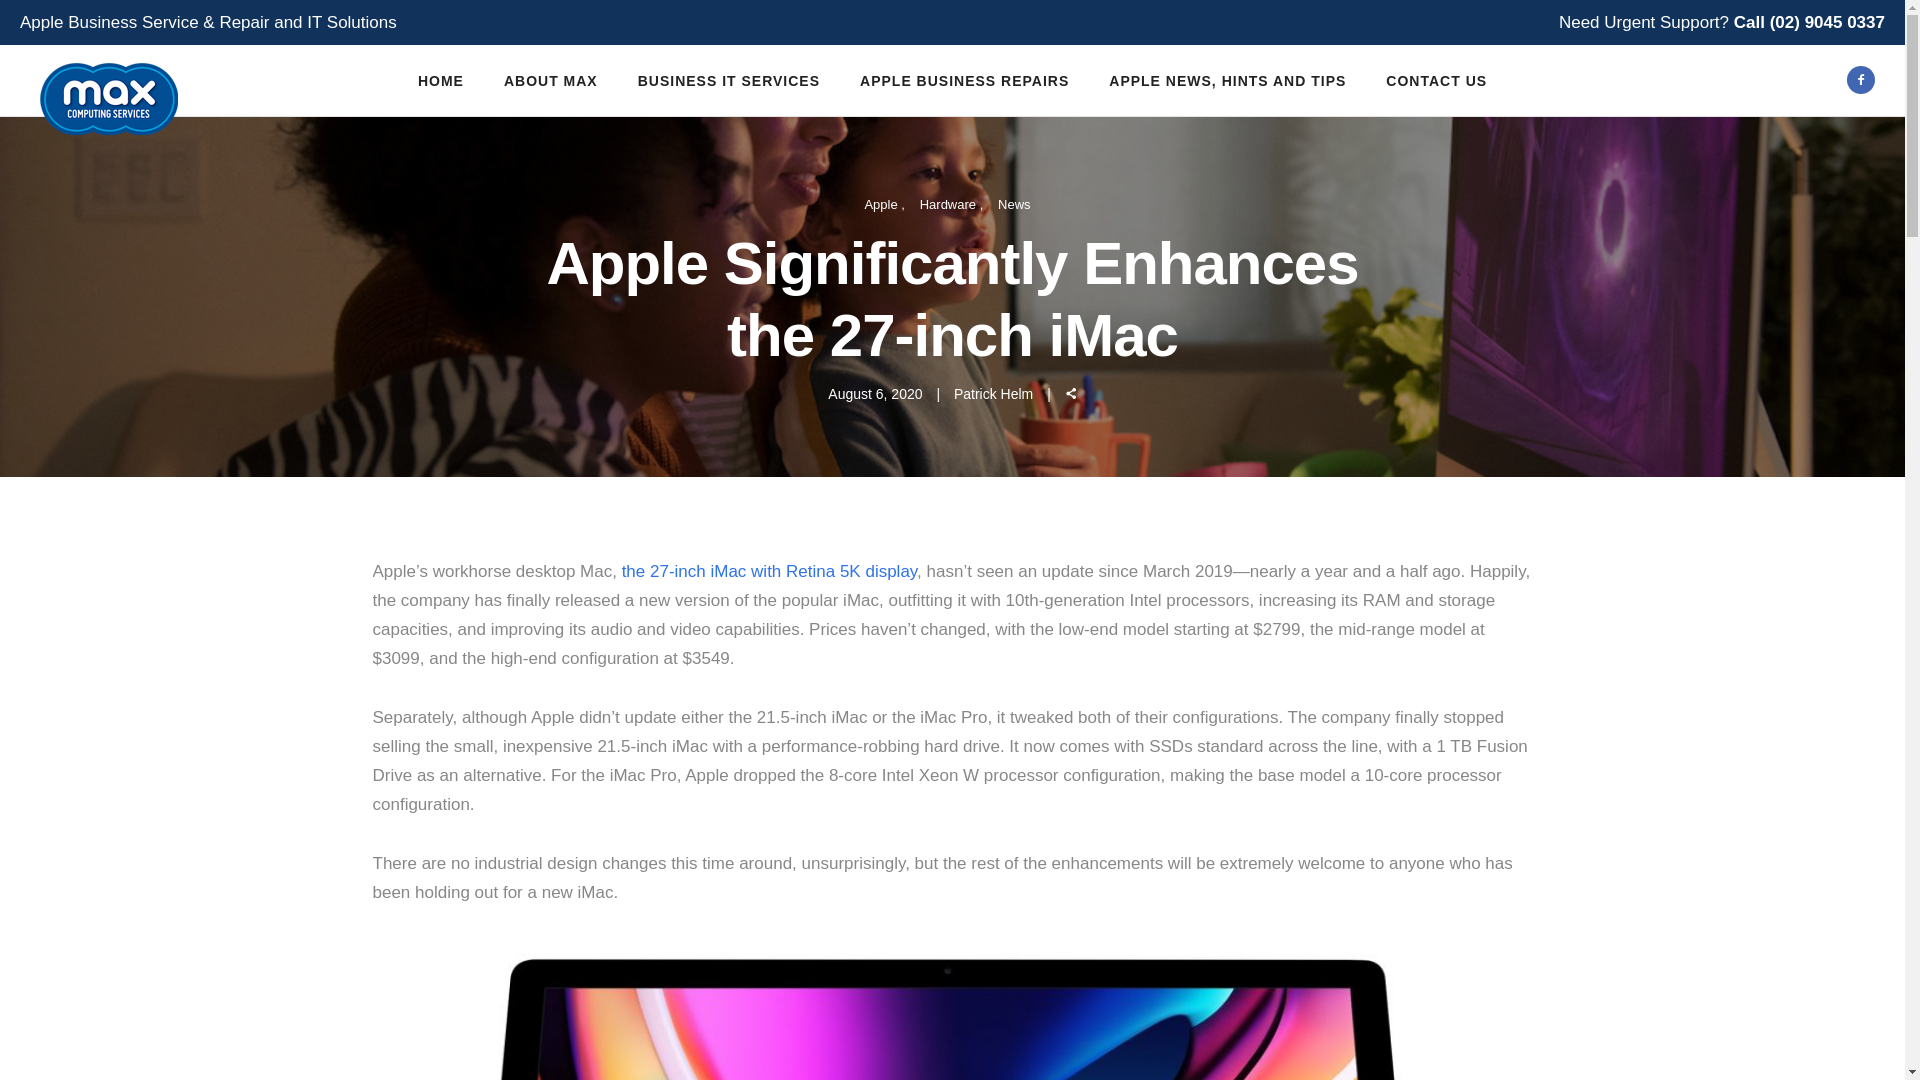 The height and width of the screenshot is (1080, 1920). I want to click on 'ABOUT MAX', so click(551, 80).